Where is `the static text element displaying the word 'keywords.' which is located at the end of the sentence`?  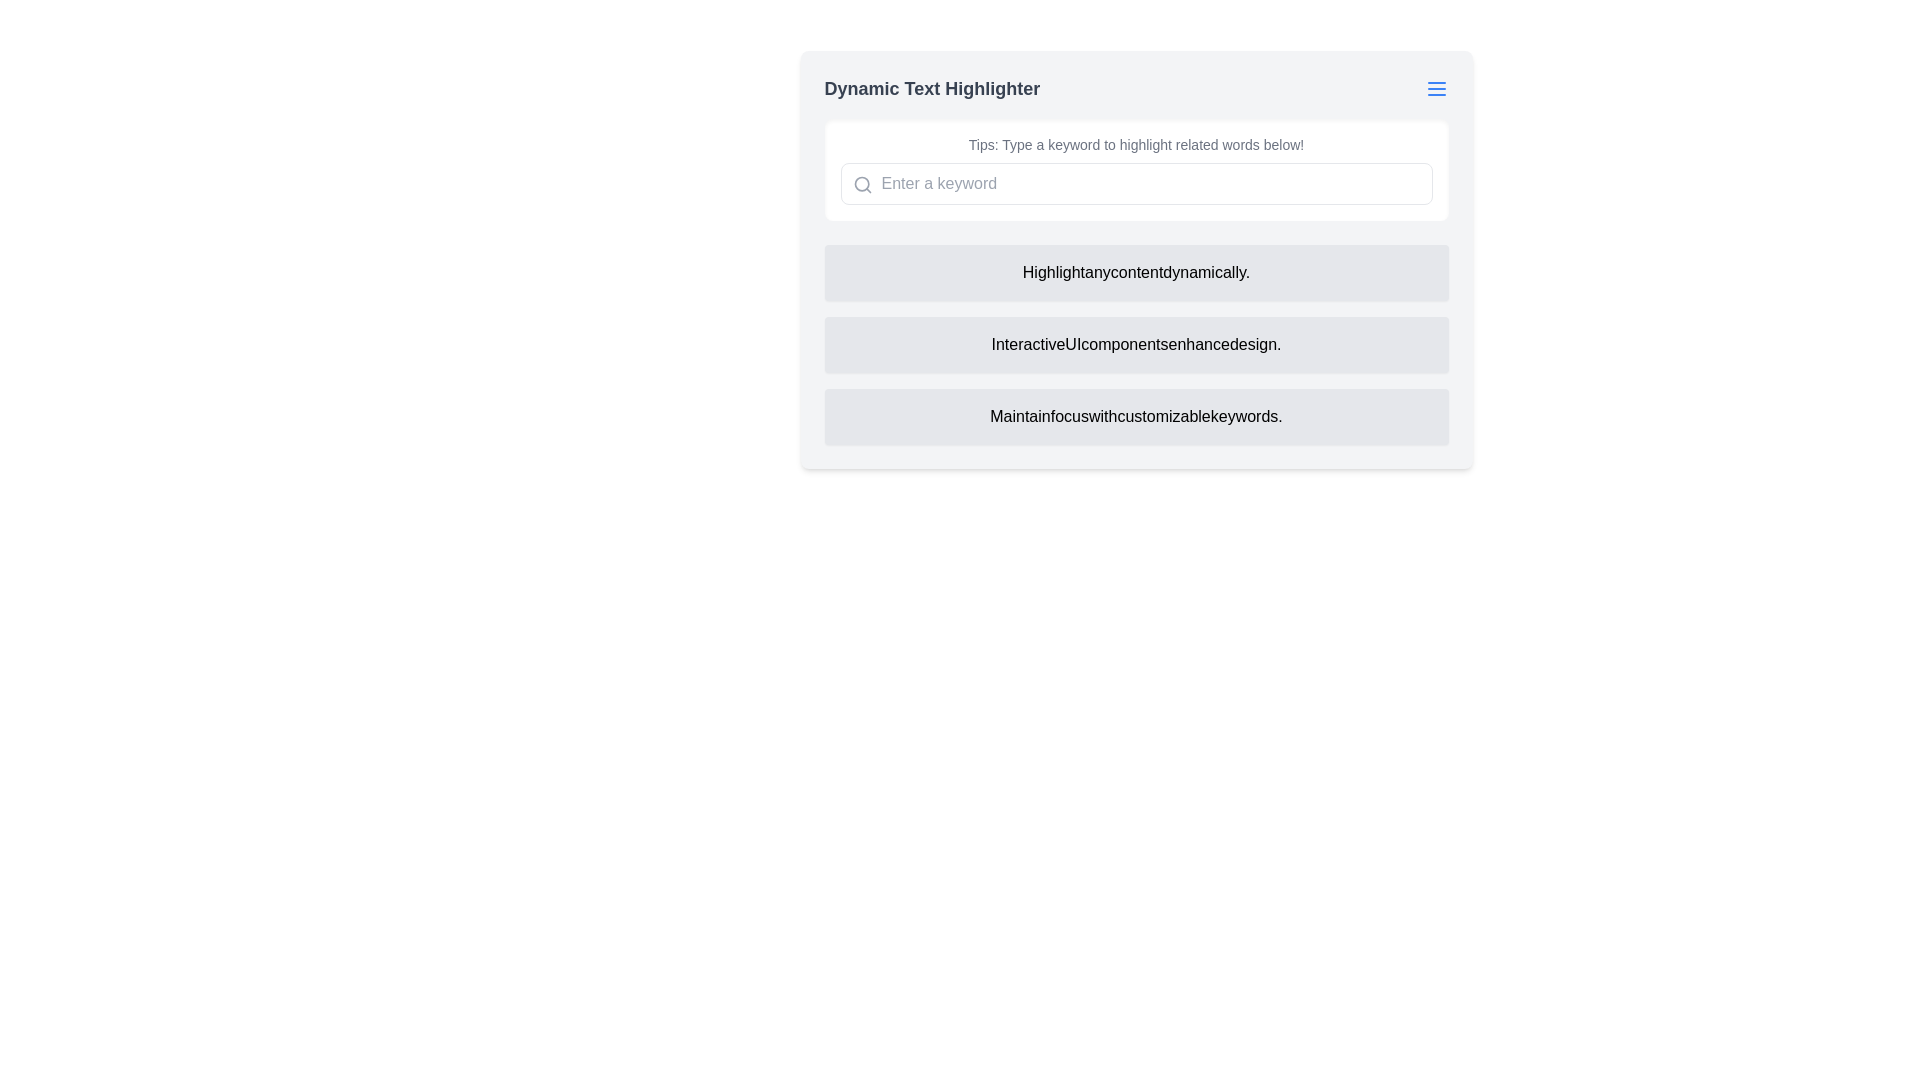 the static text element displaying the word 'keywords.' which is located at the end of the sentence is located at coordinates (1245, 415).